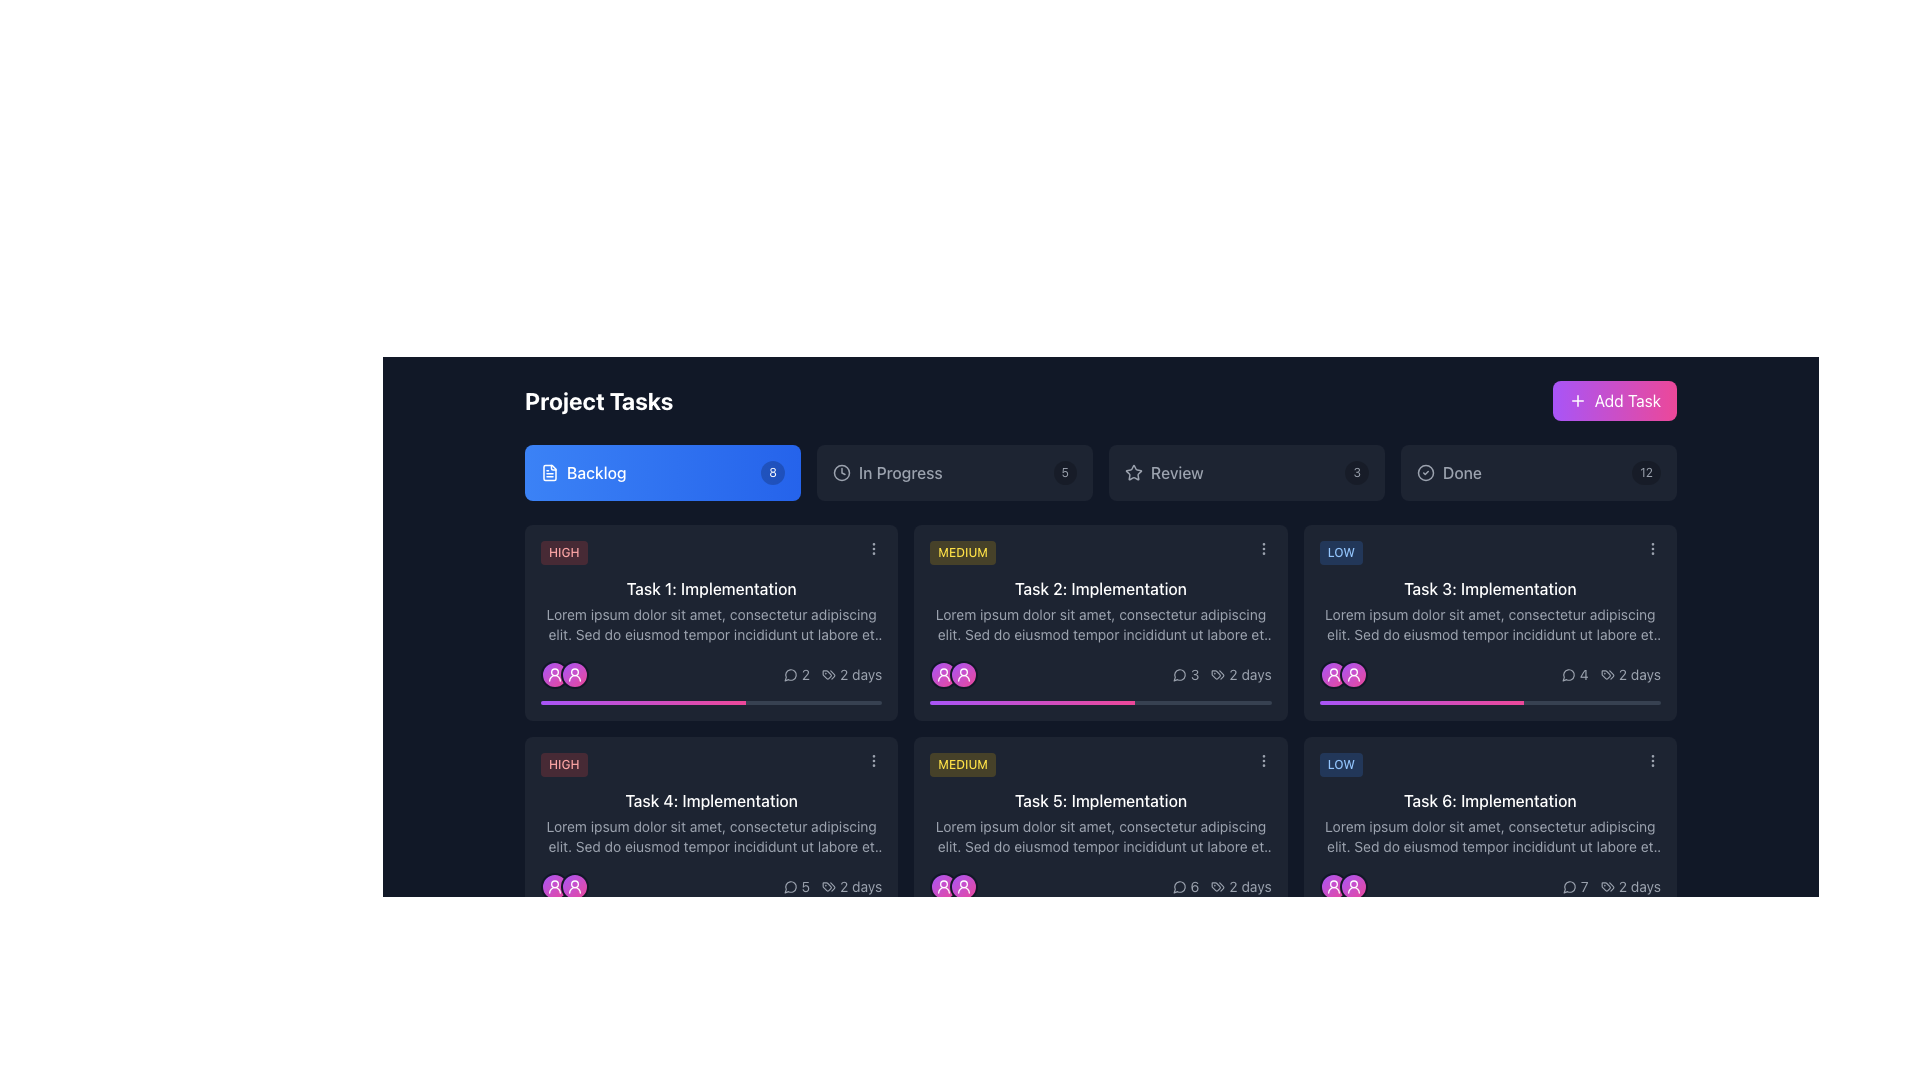  Describe the element at coordinates (550, 473) in the screenshot. I see `the 'Backlog' button by clicking on the associated SVG icon representing a document or file located near the top-left section of the viewport` at that location.